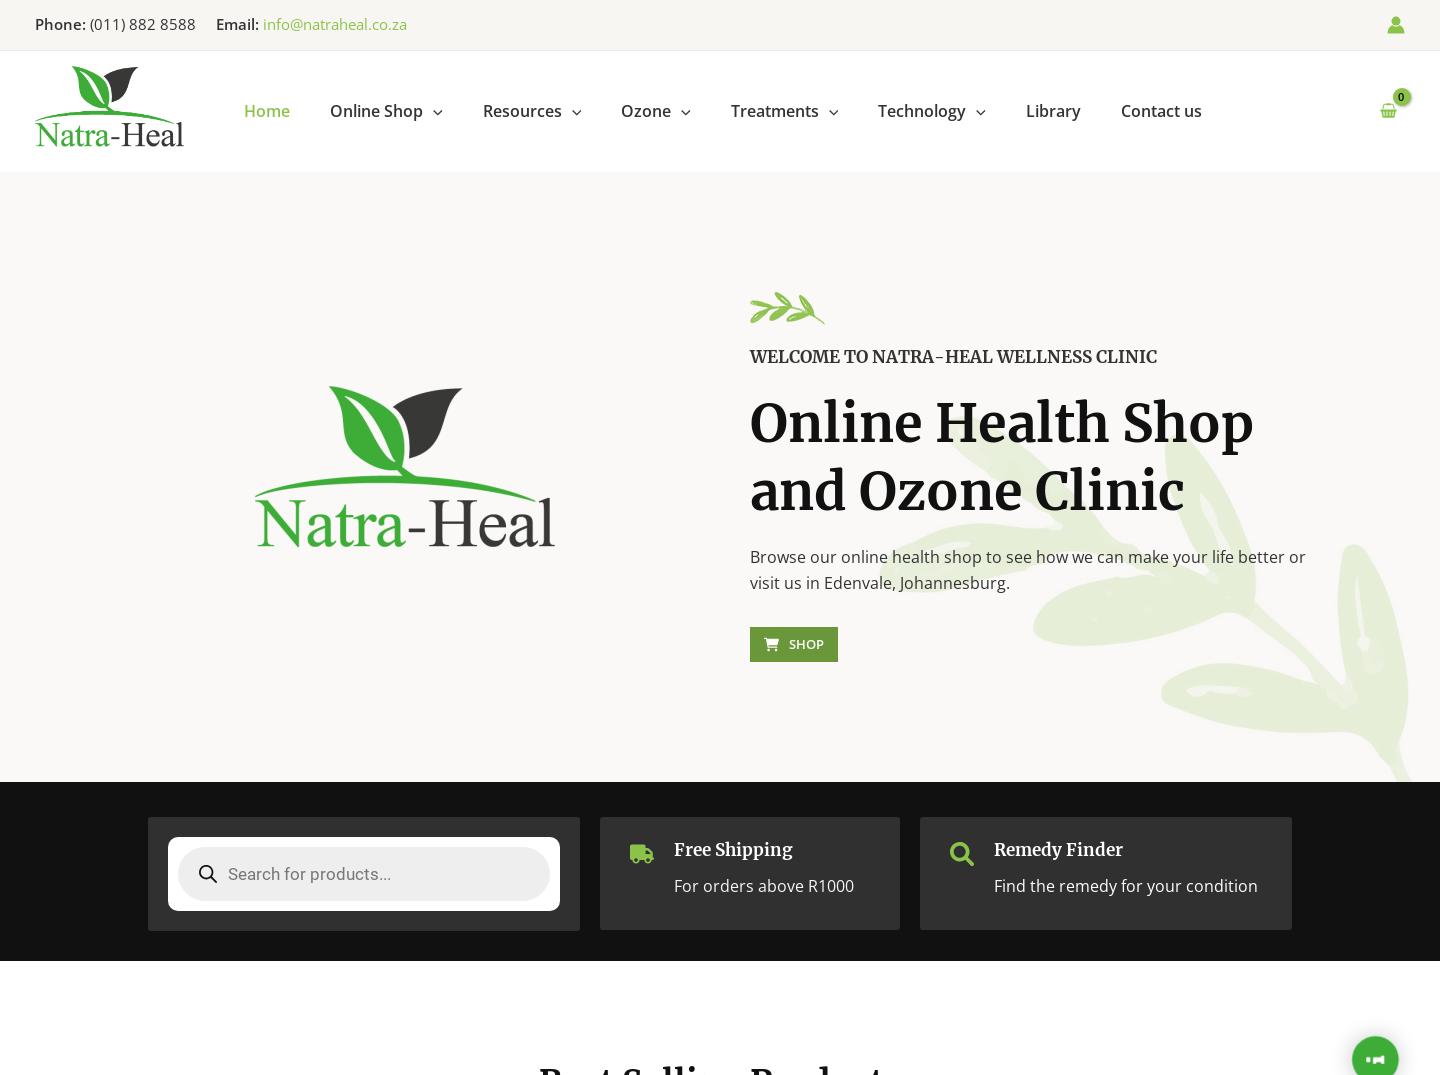 Image resolution: width=1440 pixels, height=1075 pixels. Describe the element at coordinates (732, 850) in the screenshot. I see `'Free Shipping'` at that location.